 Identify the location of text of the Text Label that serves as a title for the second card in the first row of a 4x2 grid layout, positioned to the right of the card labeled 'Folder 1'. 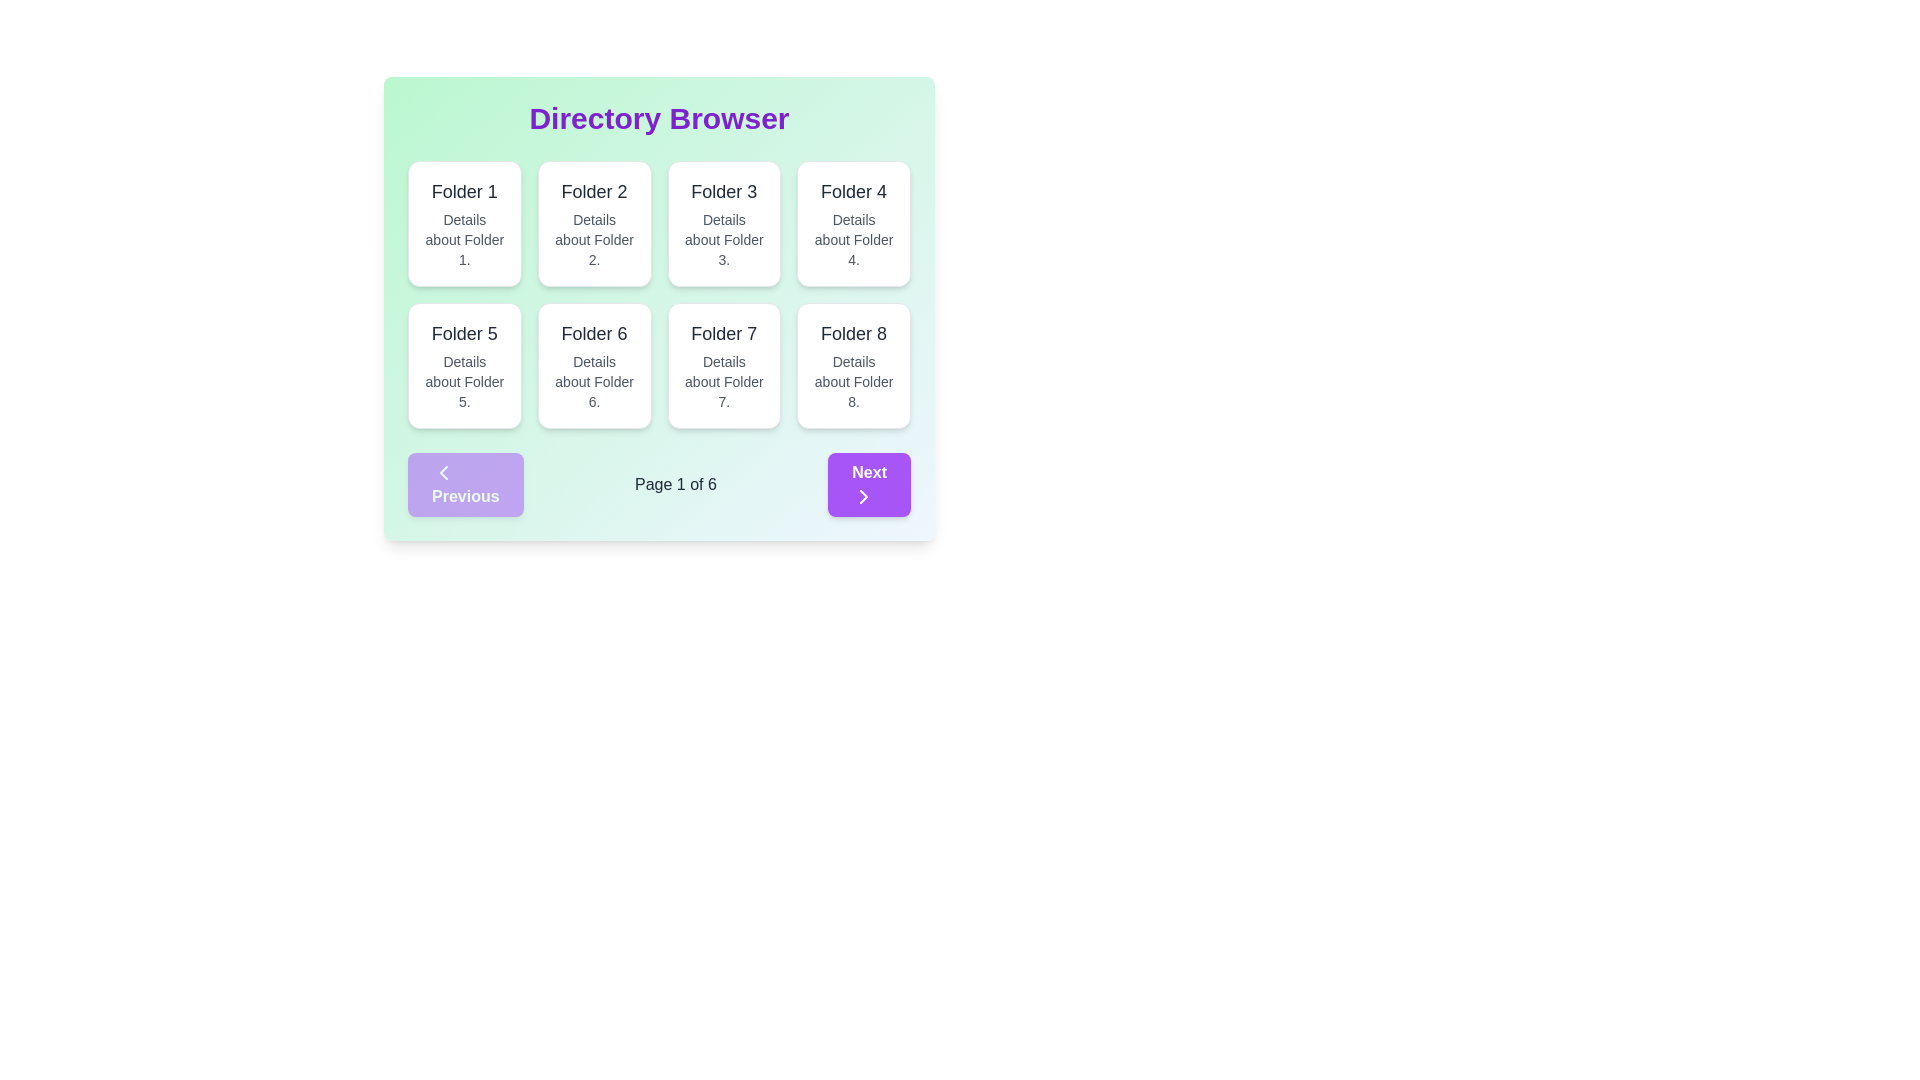
(593, 192).